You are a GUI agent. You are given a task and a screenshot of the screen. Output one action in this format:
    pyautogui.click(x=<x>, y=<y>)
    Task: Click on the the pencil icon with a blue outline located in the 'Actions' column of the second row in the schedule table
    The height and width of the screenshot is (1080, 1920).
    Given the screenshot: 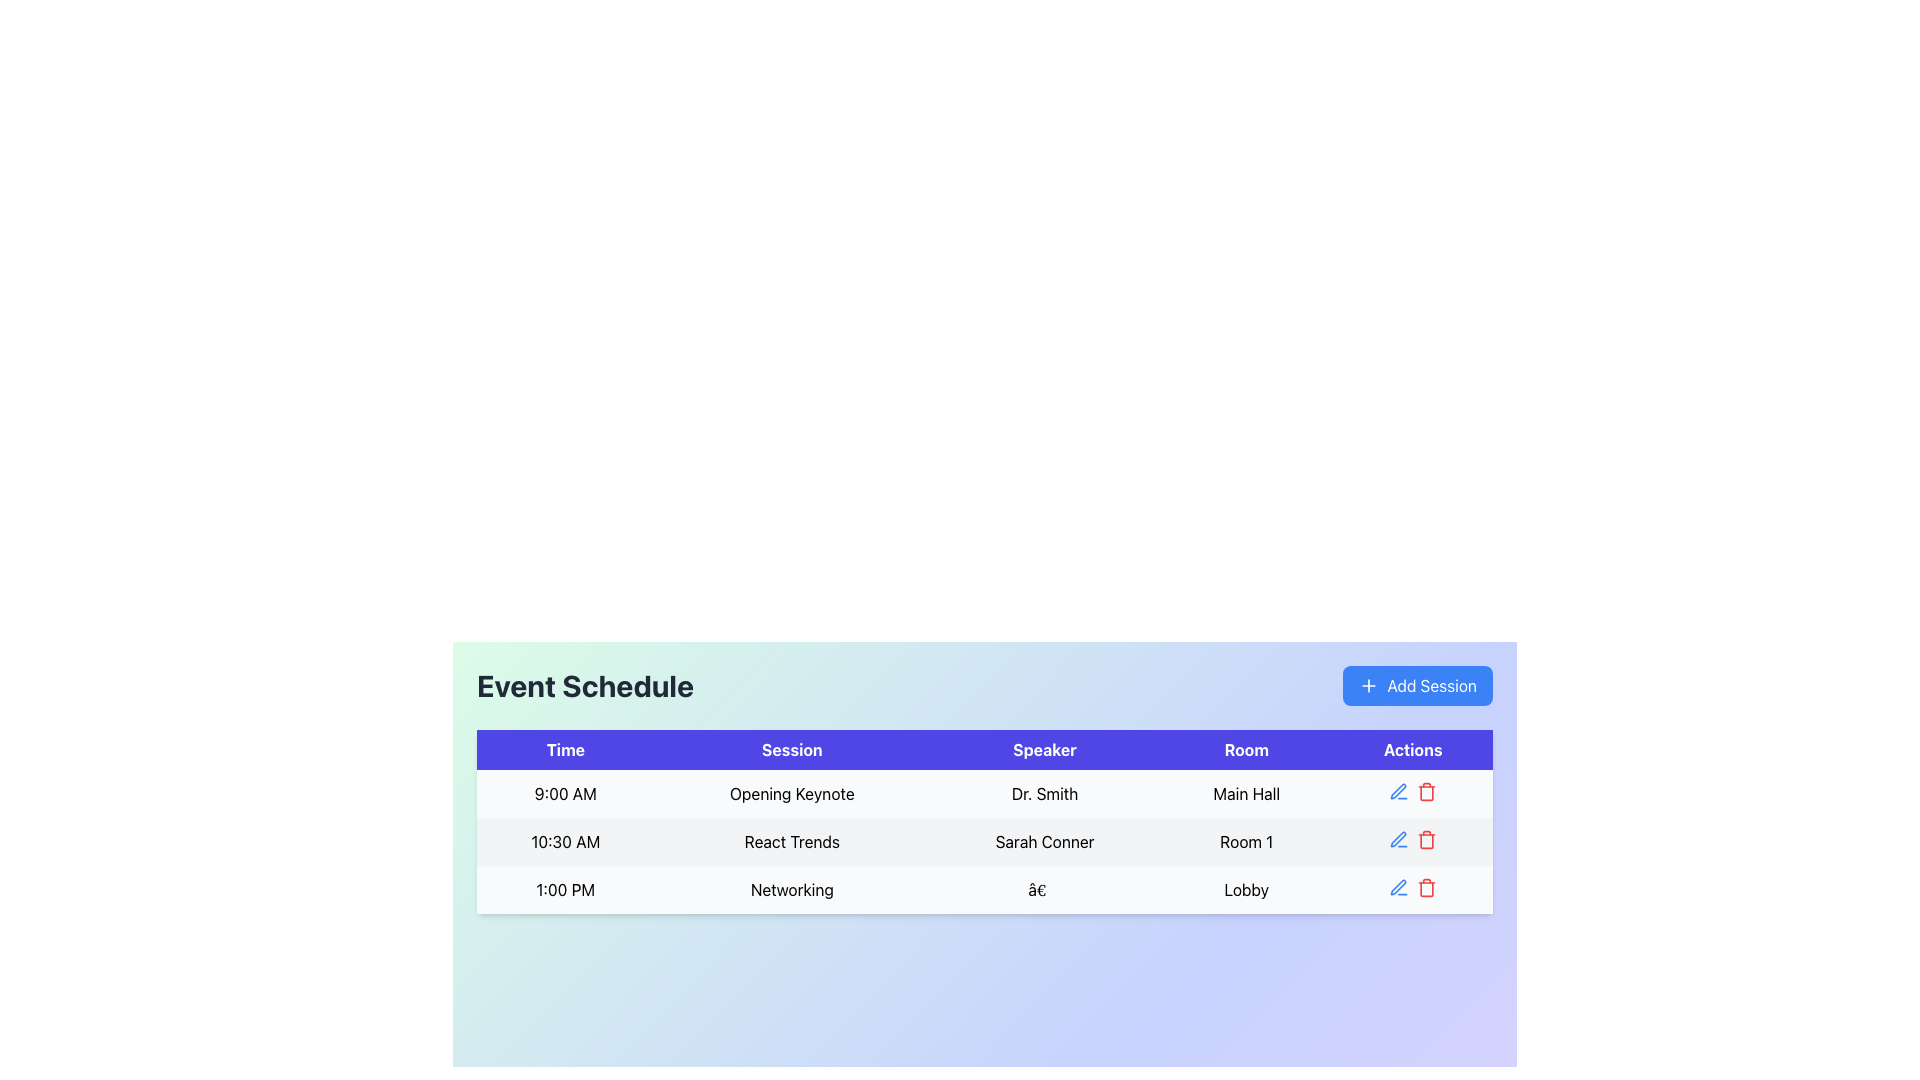 What is the action you would take?
    pyautogui.click(x=1397, y=839)
    